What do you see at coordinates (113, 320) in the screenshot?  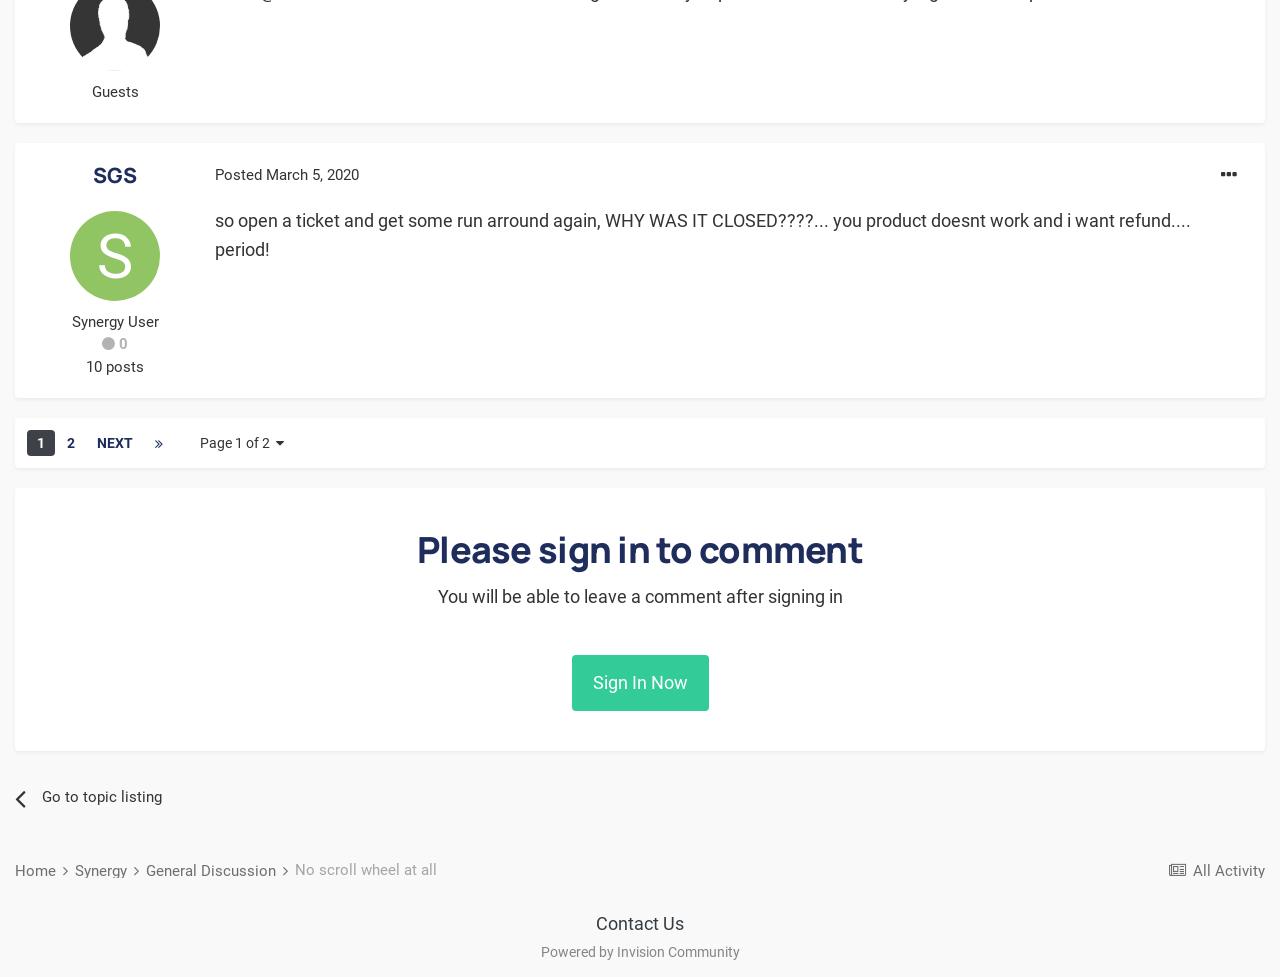 I see `'Synergy User'` at bounding box center [113, 320].